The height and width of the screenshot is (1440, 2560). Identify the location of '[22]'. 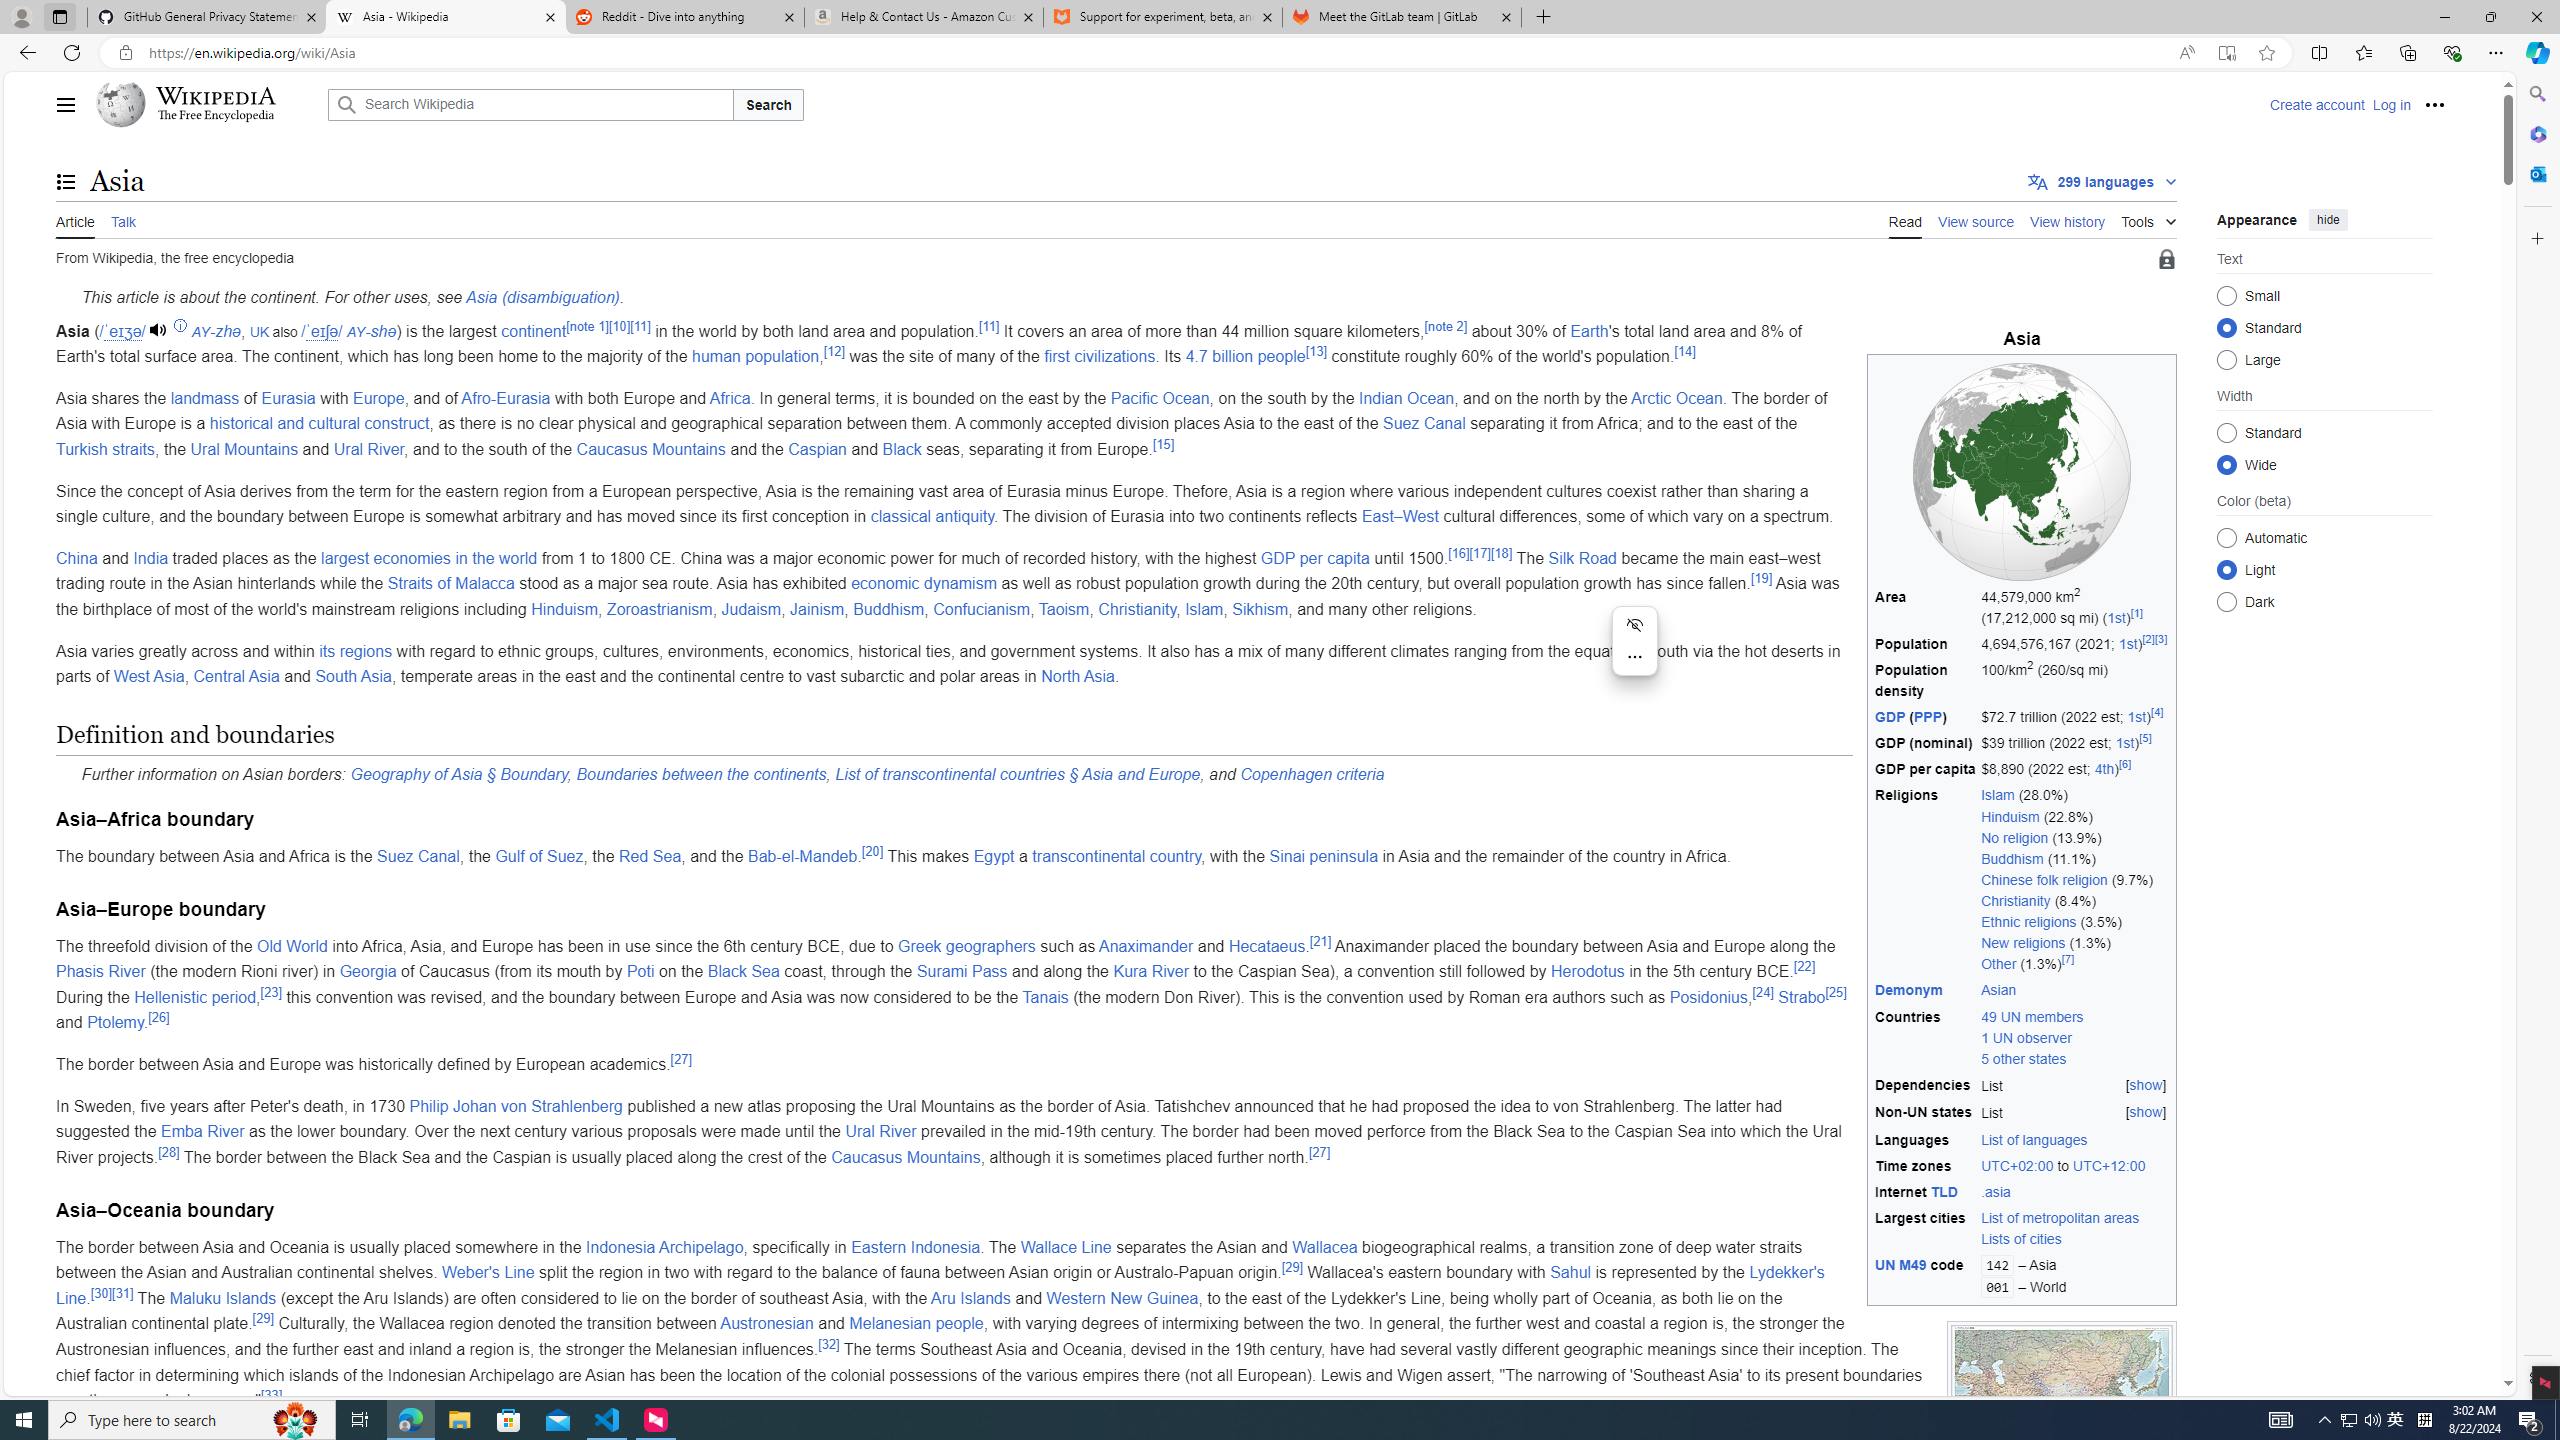
(1802, 965).